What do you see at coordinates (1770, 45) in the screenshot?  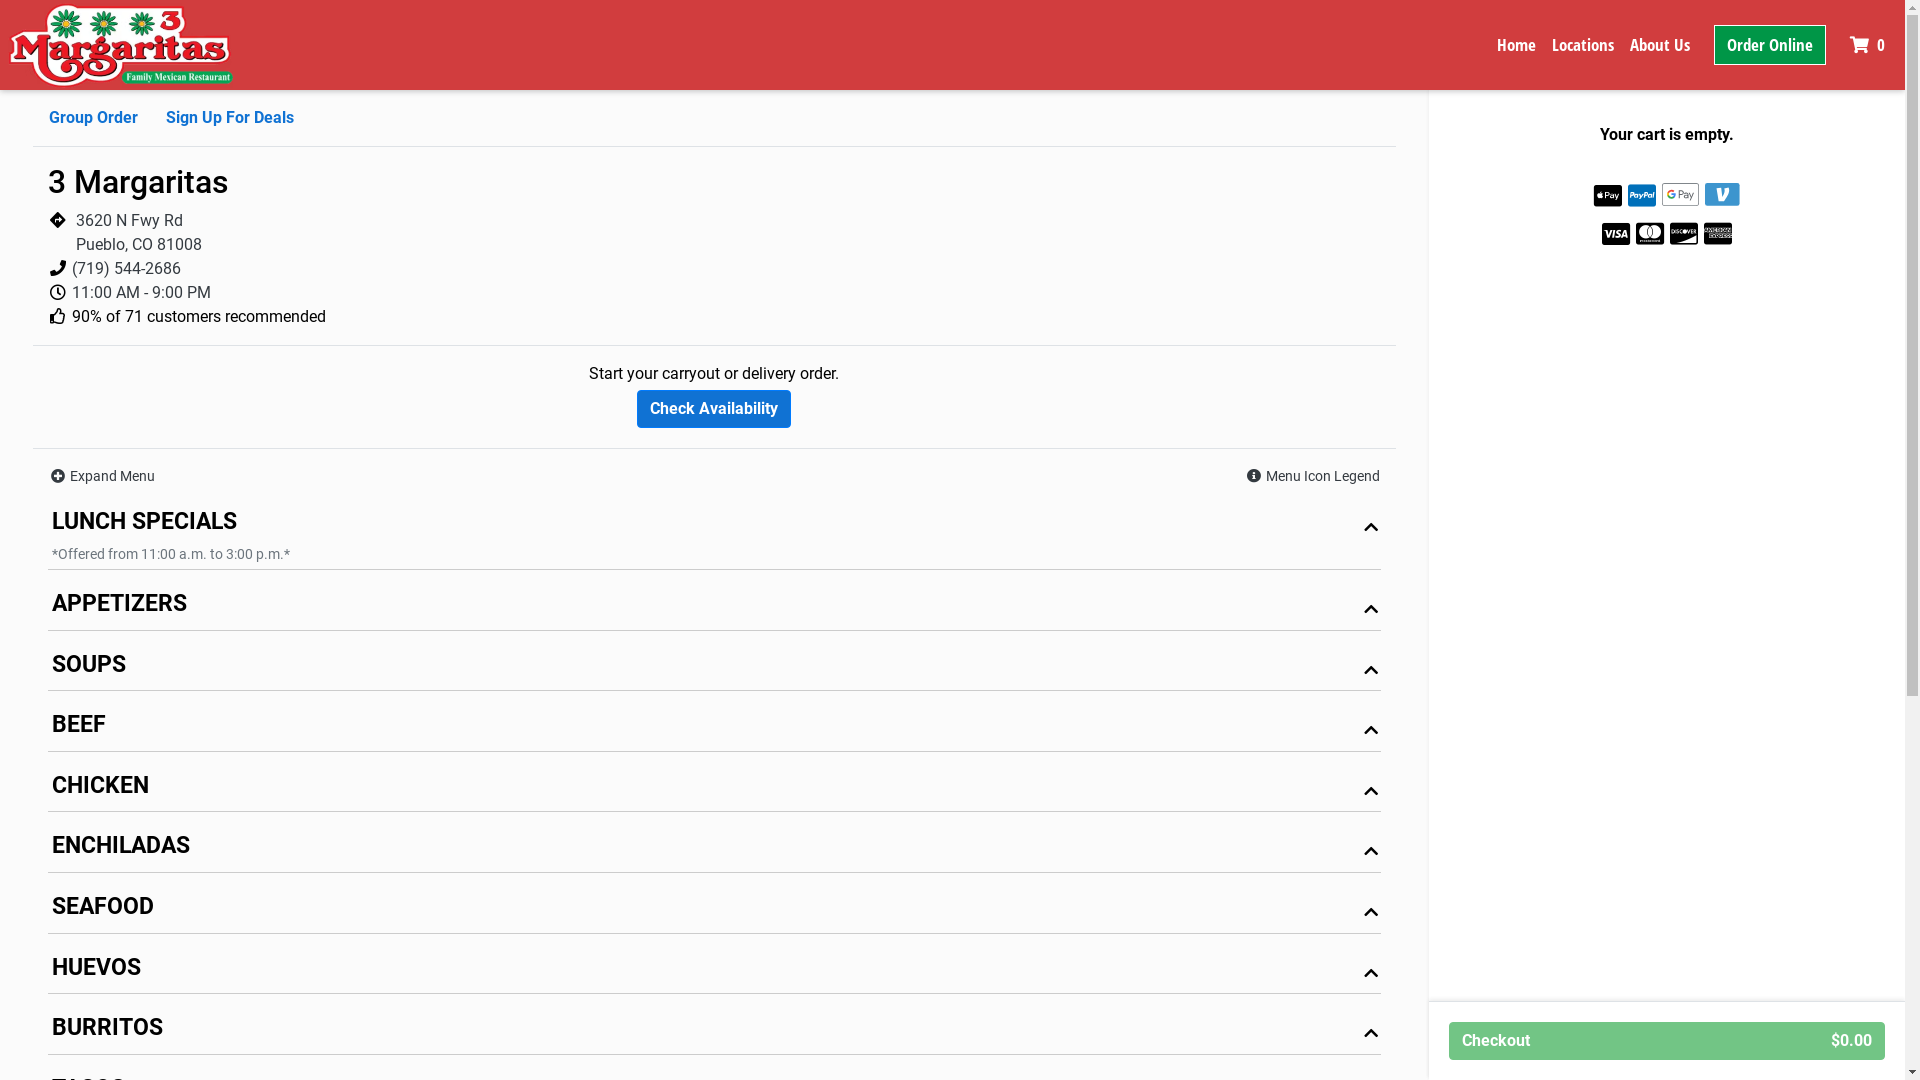 I see `'Order Online'` at bounding box center [1770, 45].